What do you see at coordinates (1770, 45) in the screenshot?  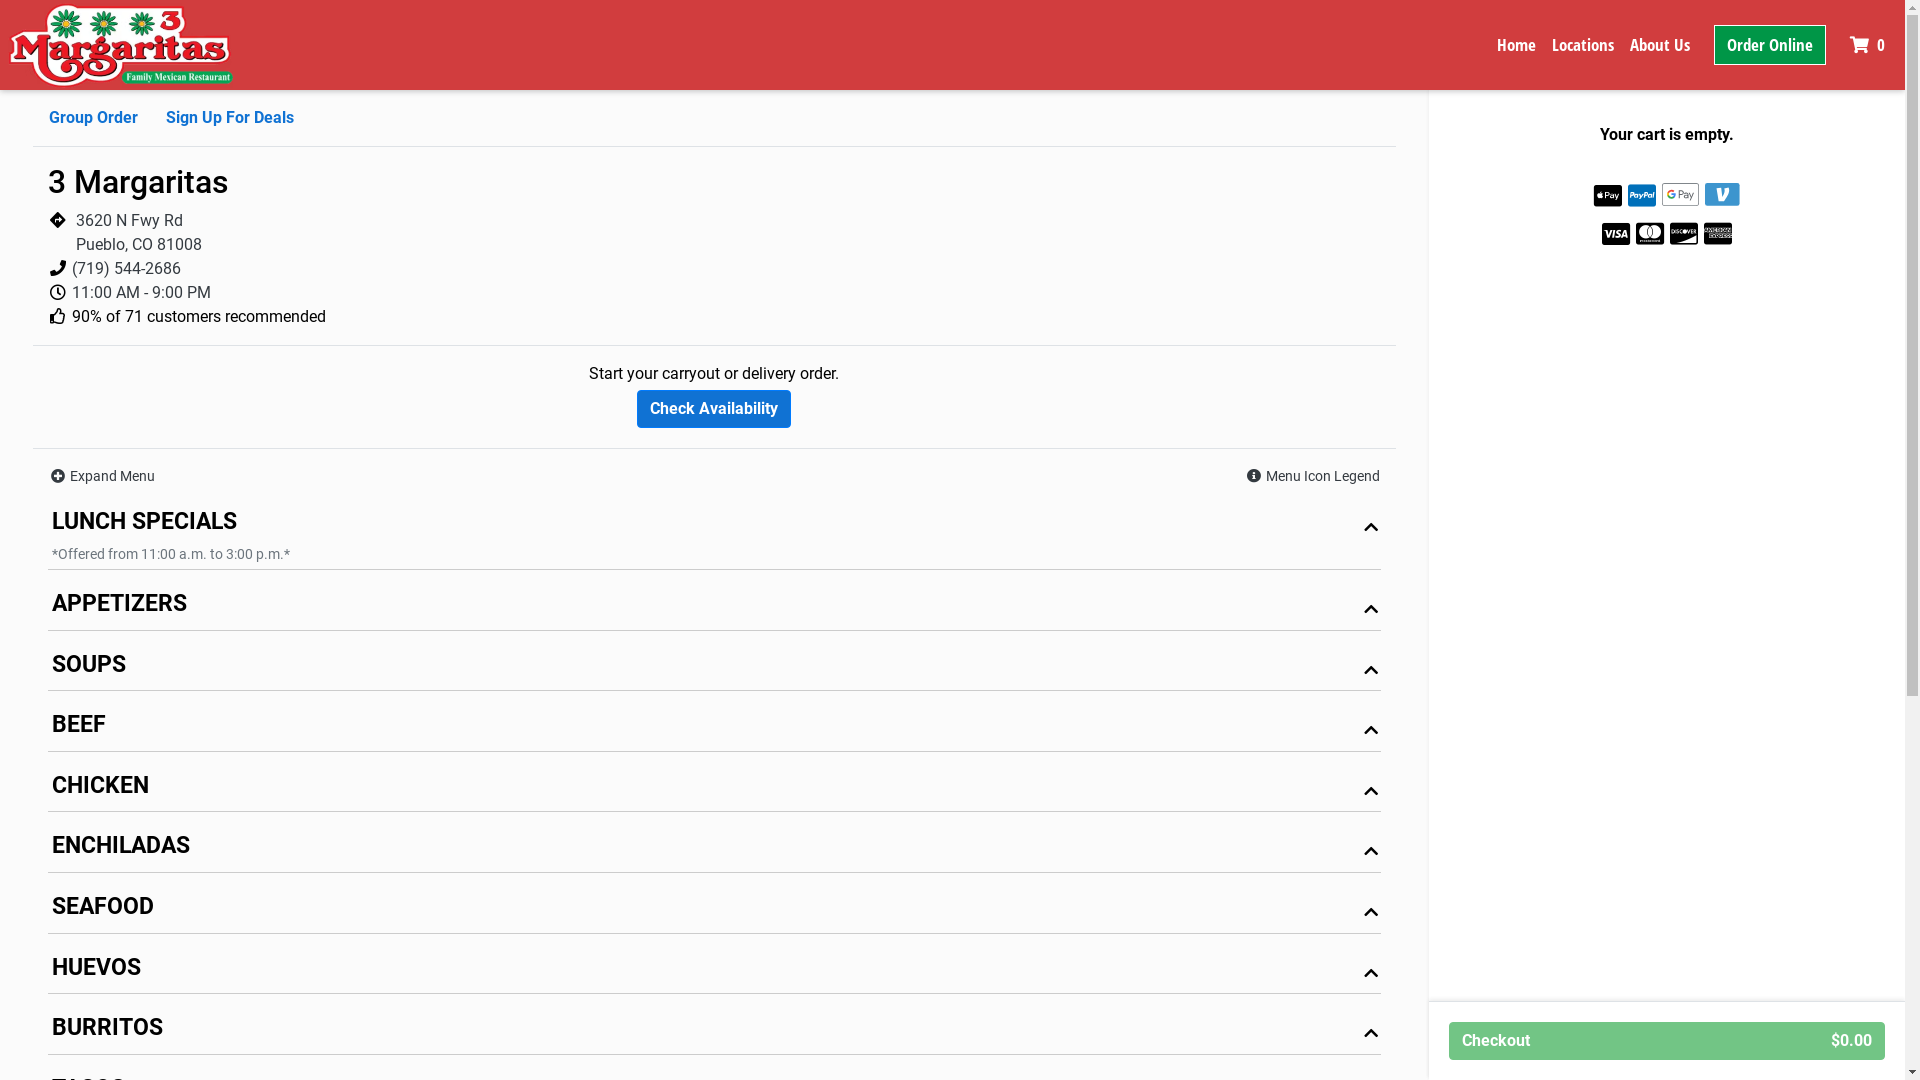 I see `'Order Online'` at bounding box center [1770, 45].